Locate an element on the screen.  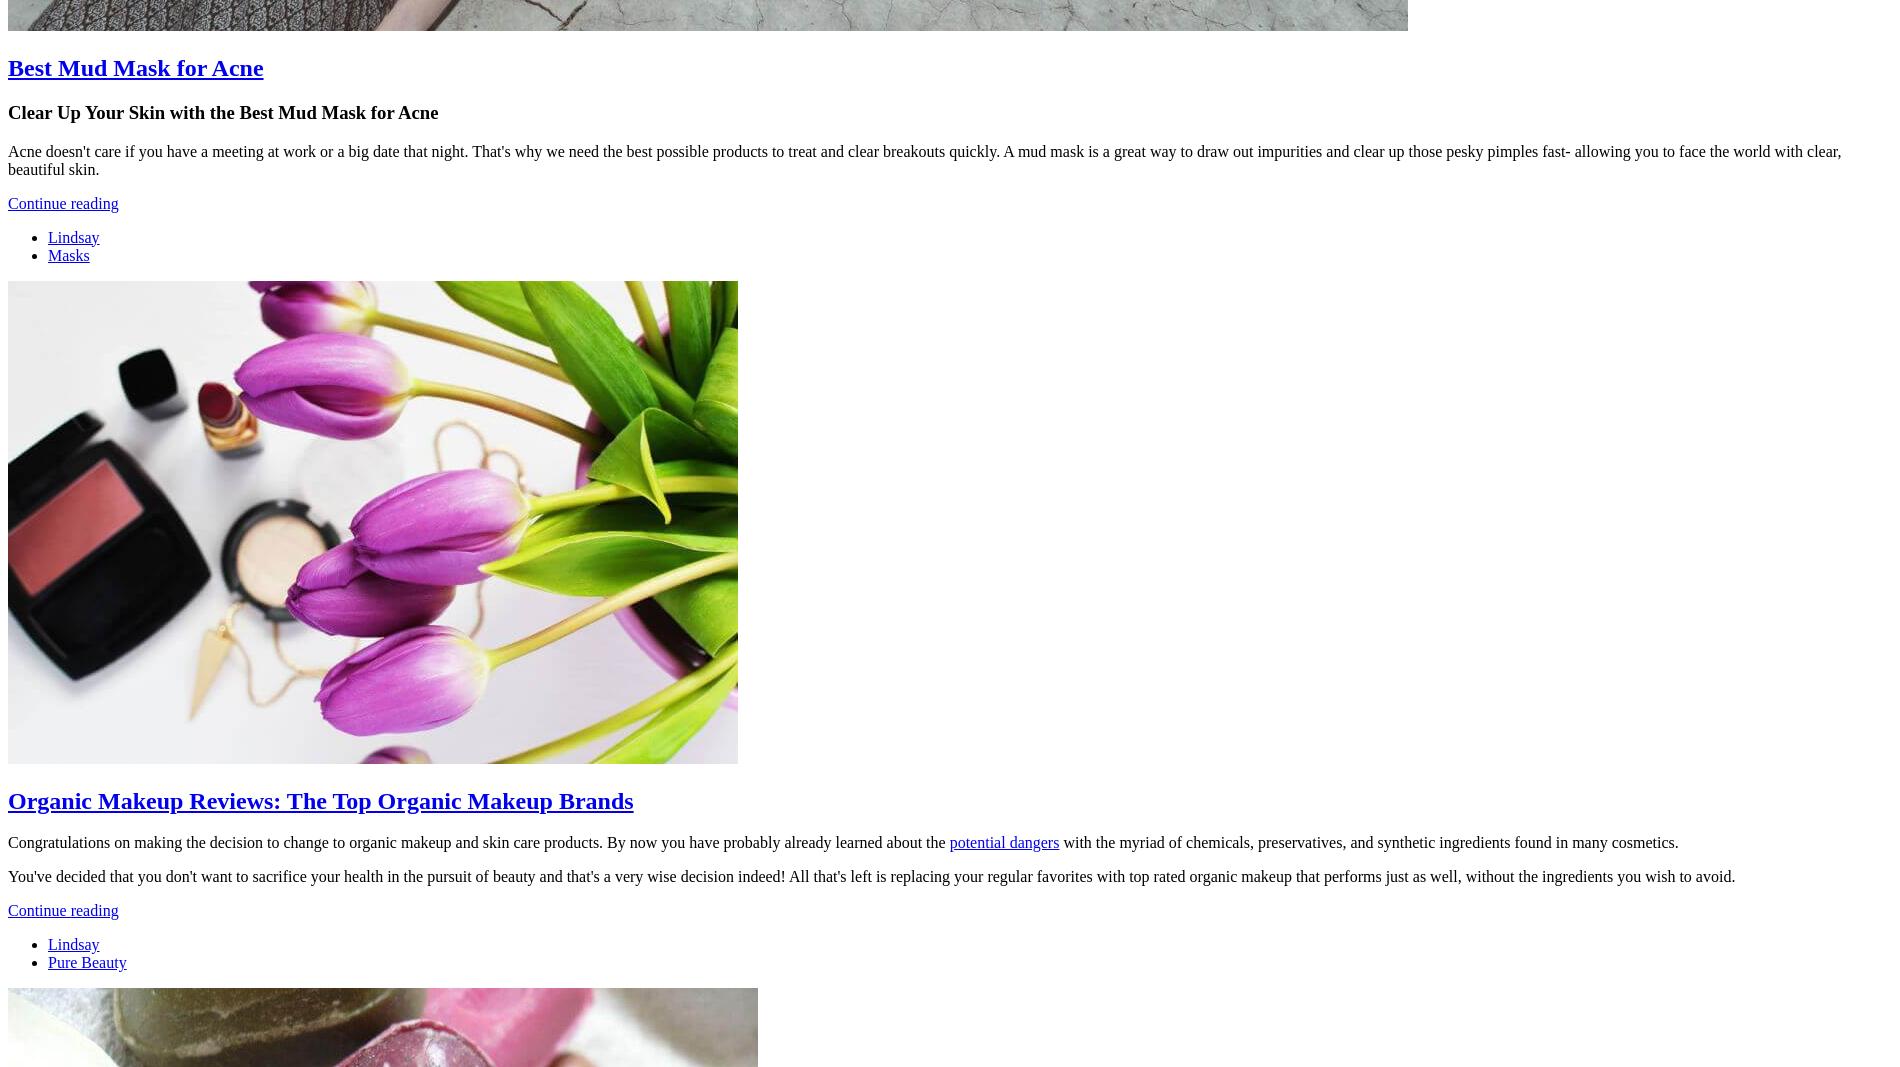
'Pure Beauty' is located at coordinates (48, 962).